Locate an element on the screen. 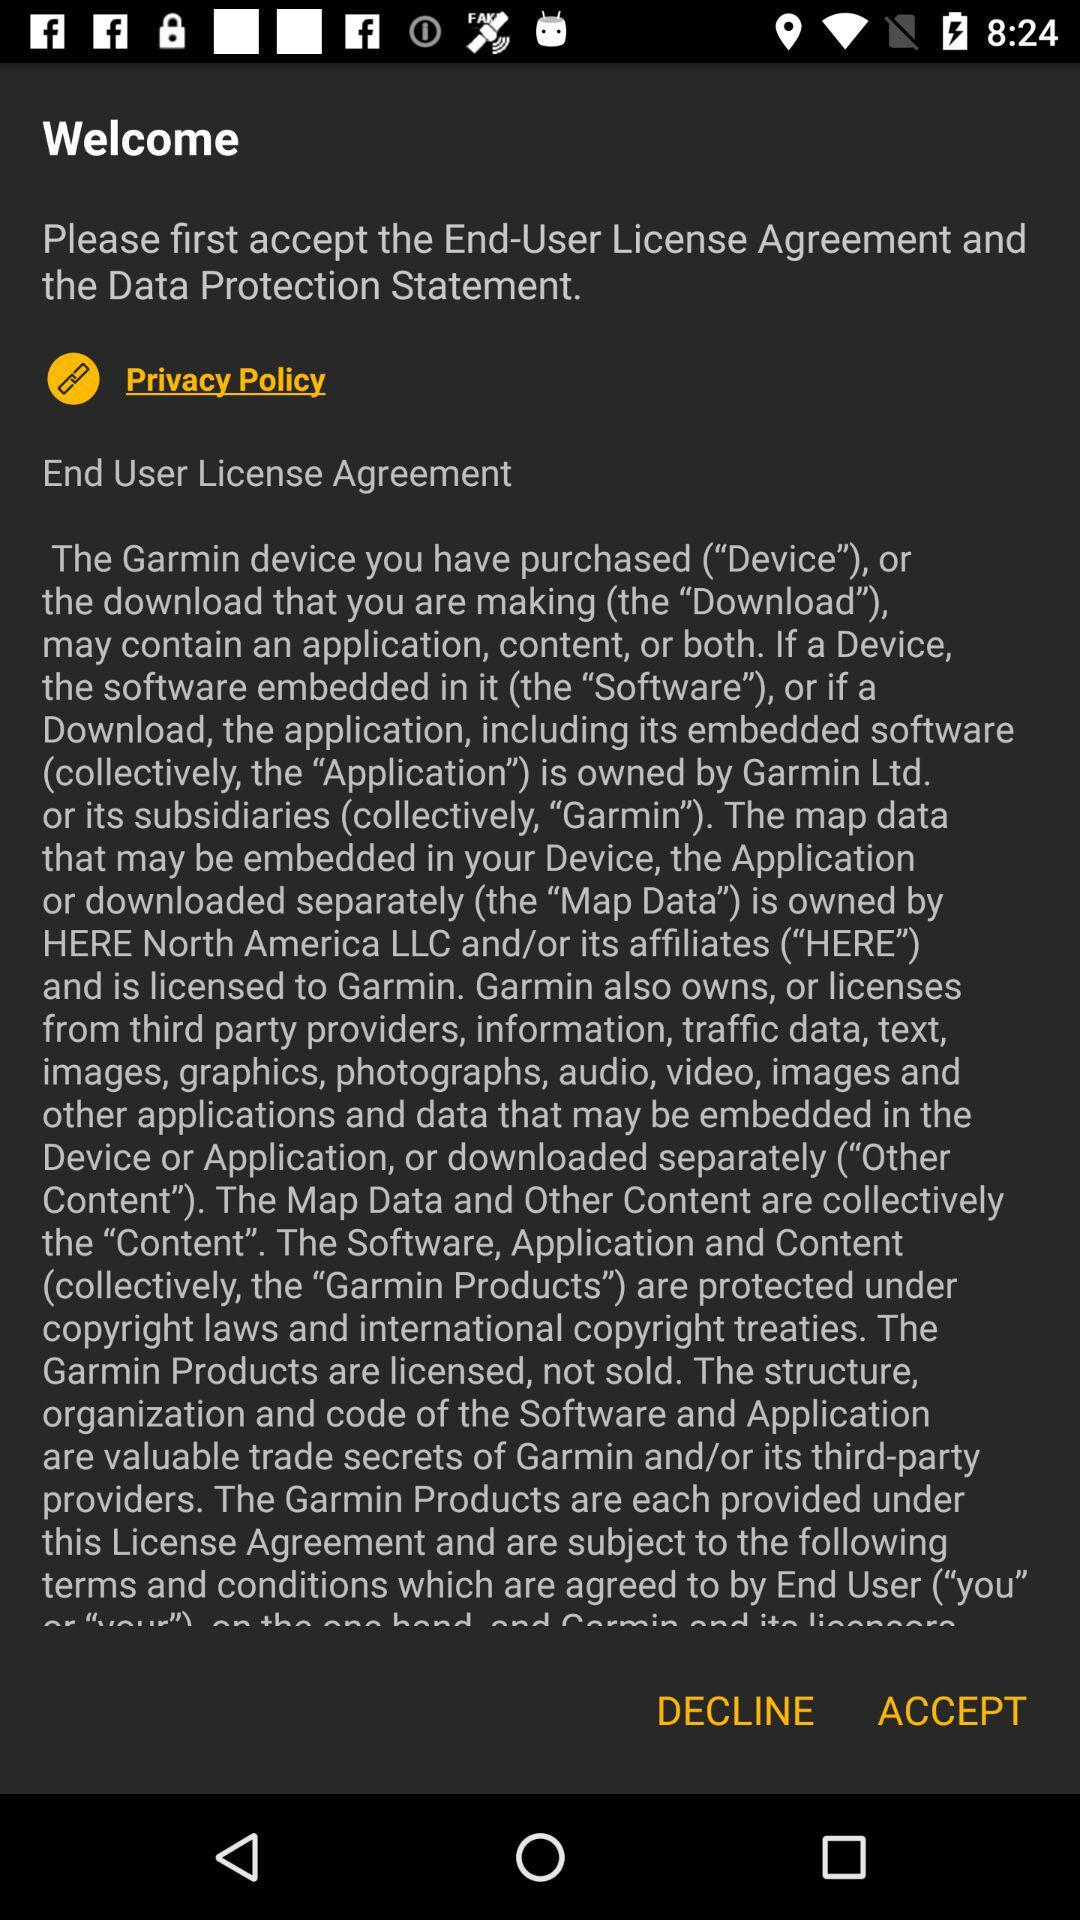 The height and width of the screenshot is (1920, 1080). decline icon is located at coordinates (735, 1708).